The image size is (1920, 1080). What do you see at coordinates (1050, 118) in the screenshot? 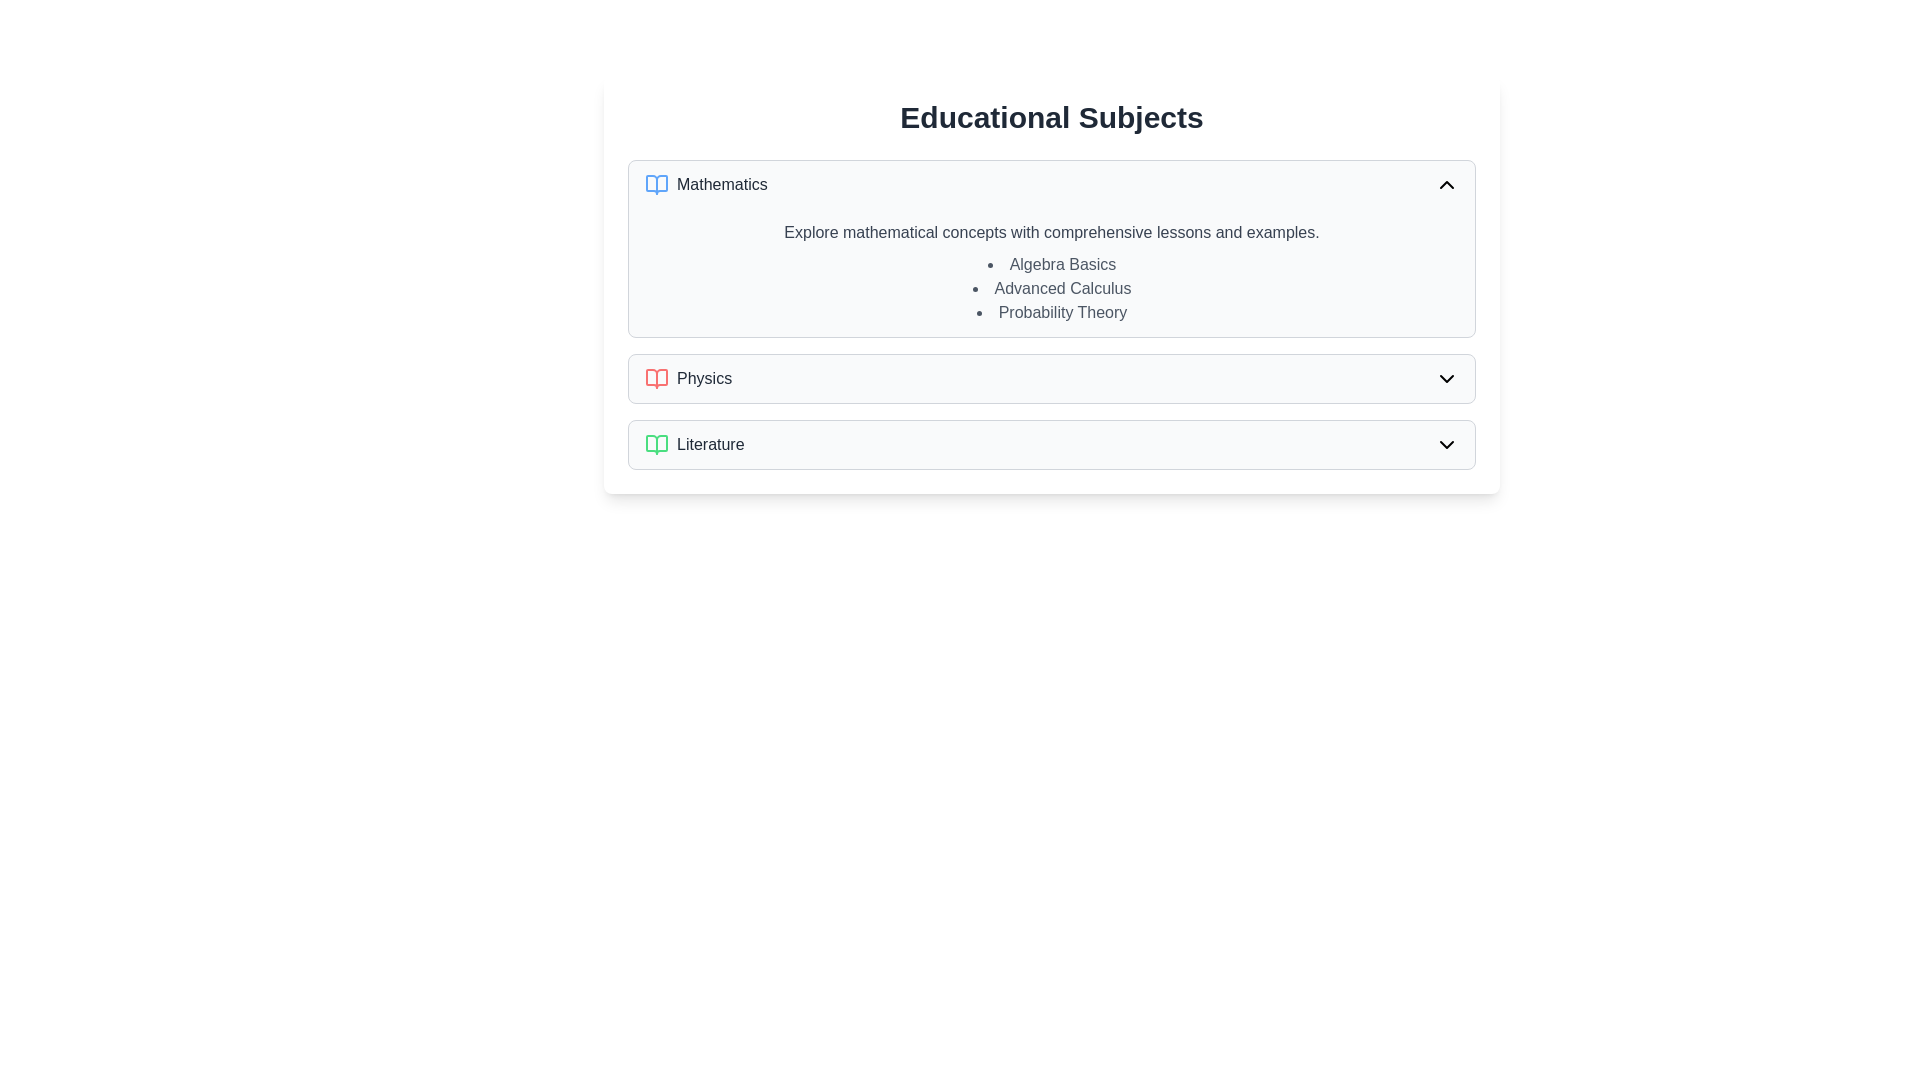
I see `static text heading 'Educational Subjects' which is a bold, centered text at the top of the section with a white background` at bounding box center [1050, 118].